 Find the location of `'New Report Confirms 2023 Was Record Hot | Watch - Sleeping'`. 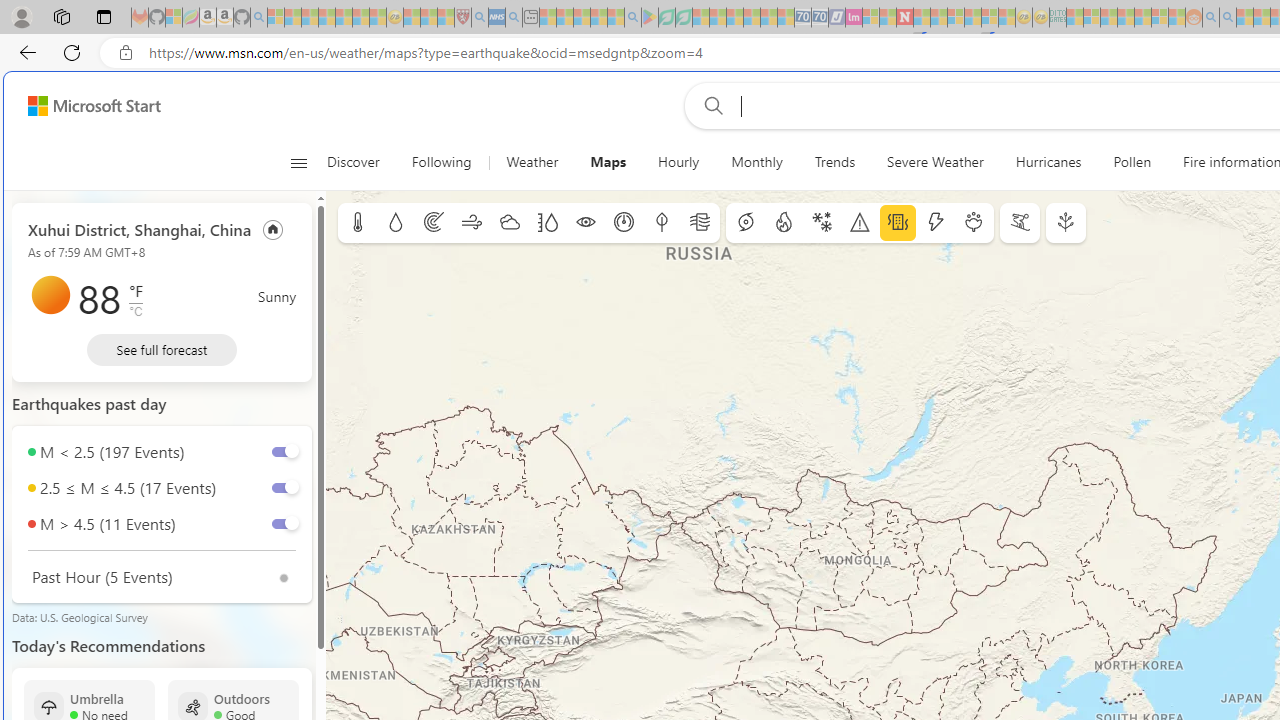

'New Report Confirms 2023 Was Record Hot | Watch - Sleeping' is located at coordinates (343, 17).